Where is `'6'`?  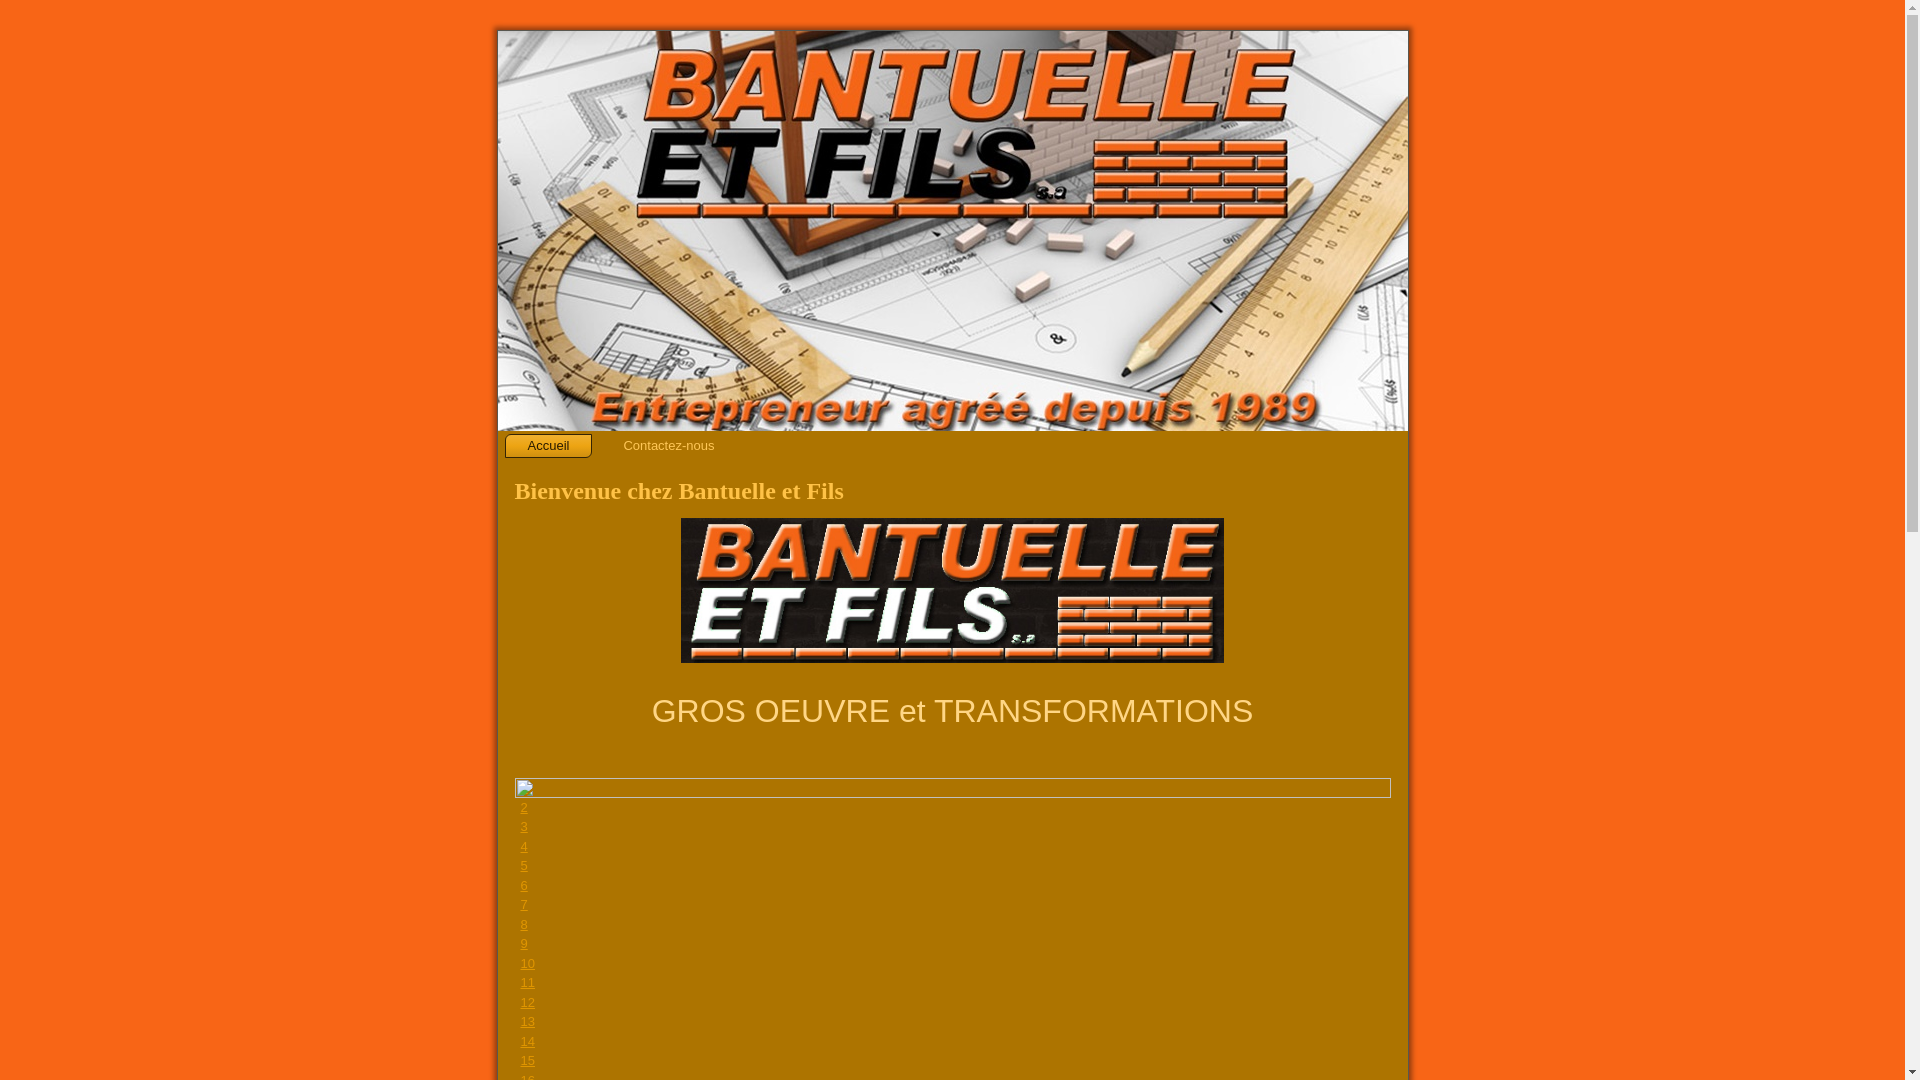
'6' is located at coordinates (523, 884).